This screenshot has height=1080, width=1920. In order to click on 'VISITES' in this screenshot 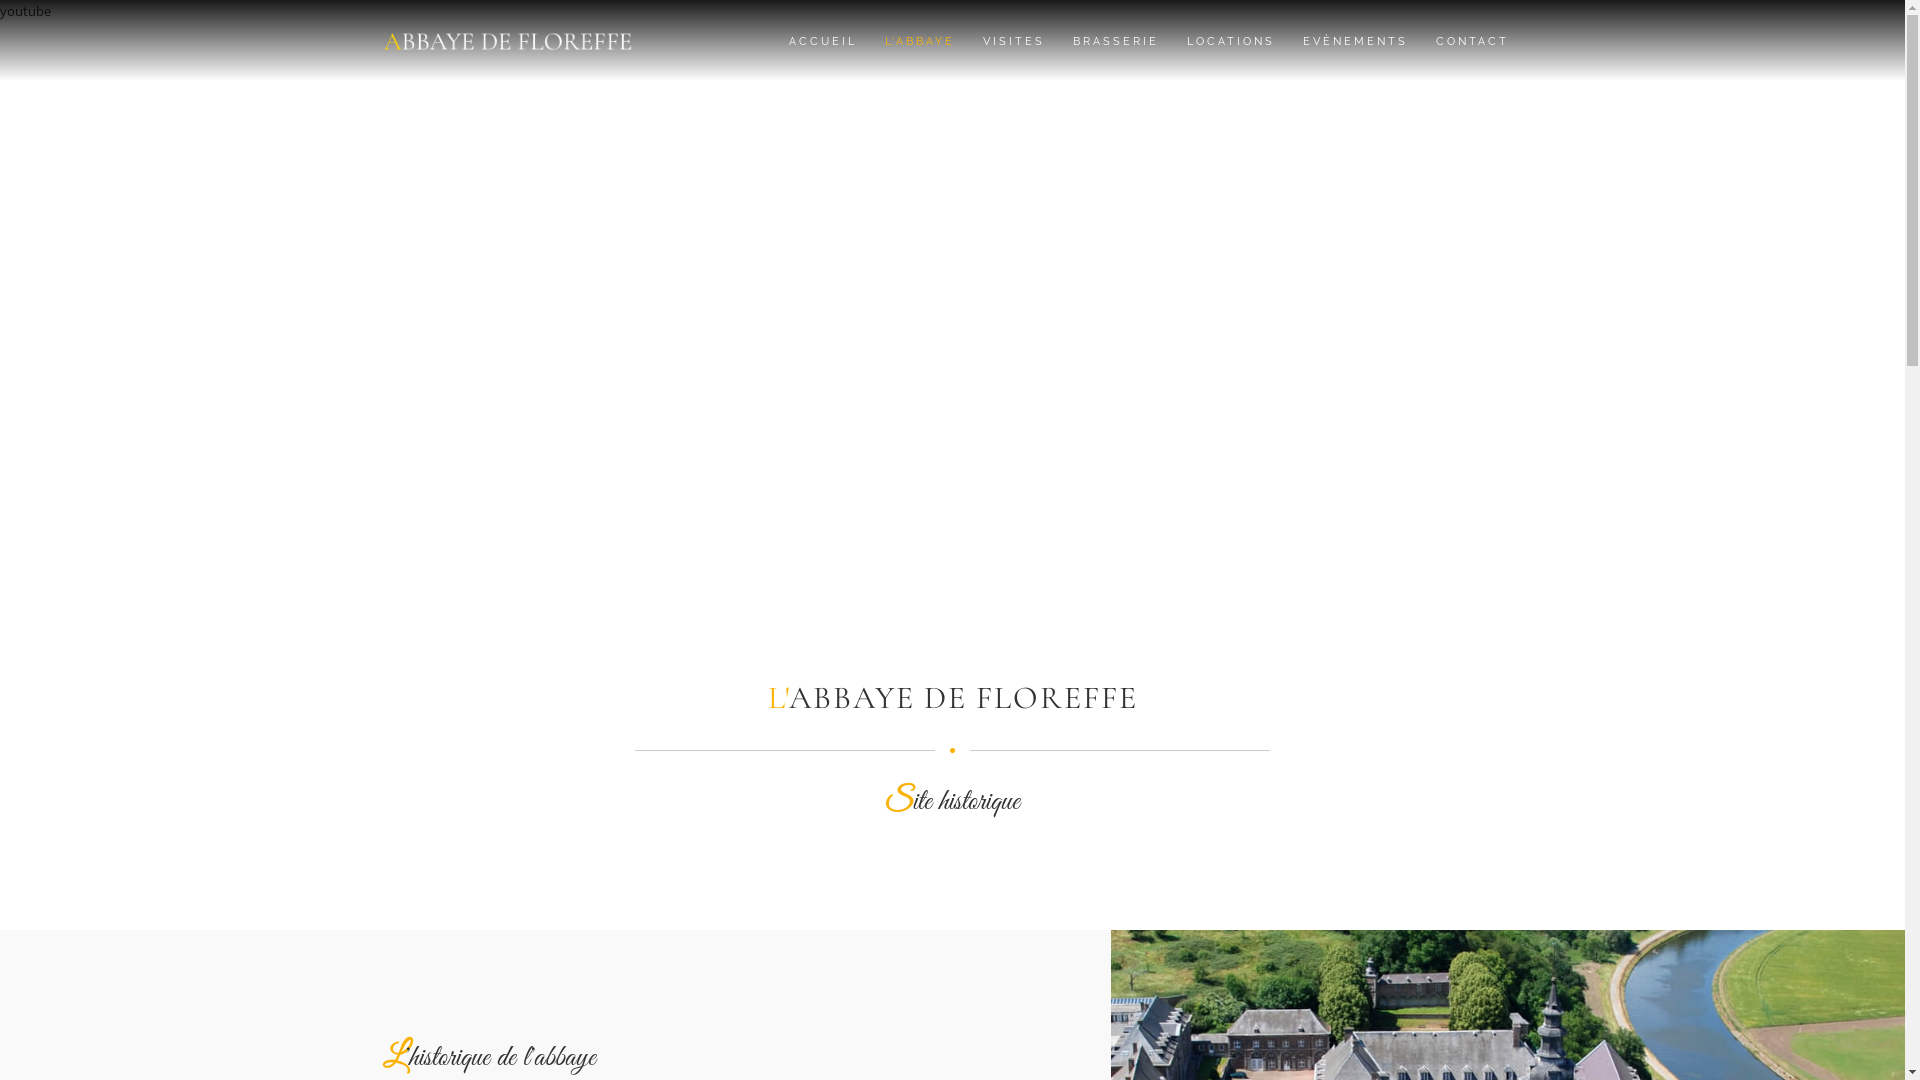, I will do `click(1012, 38)`.